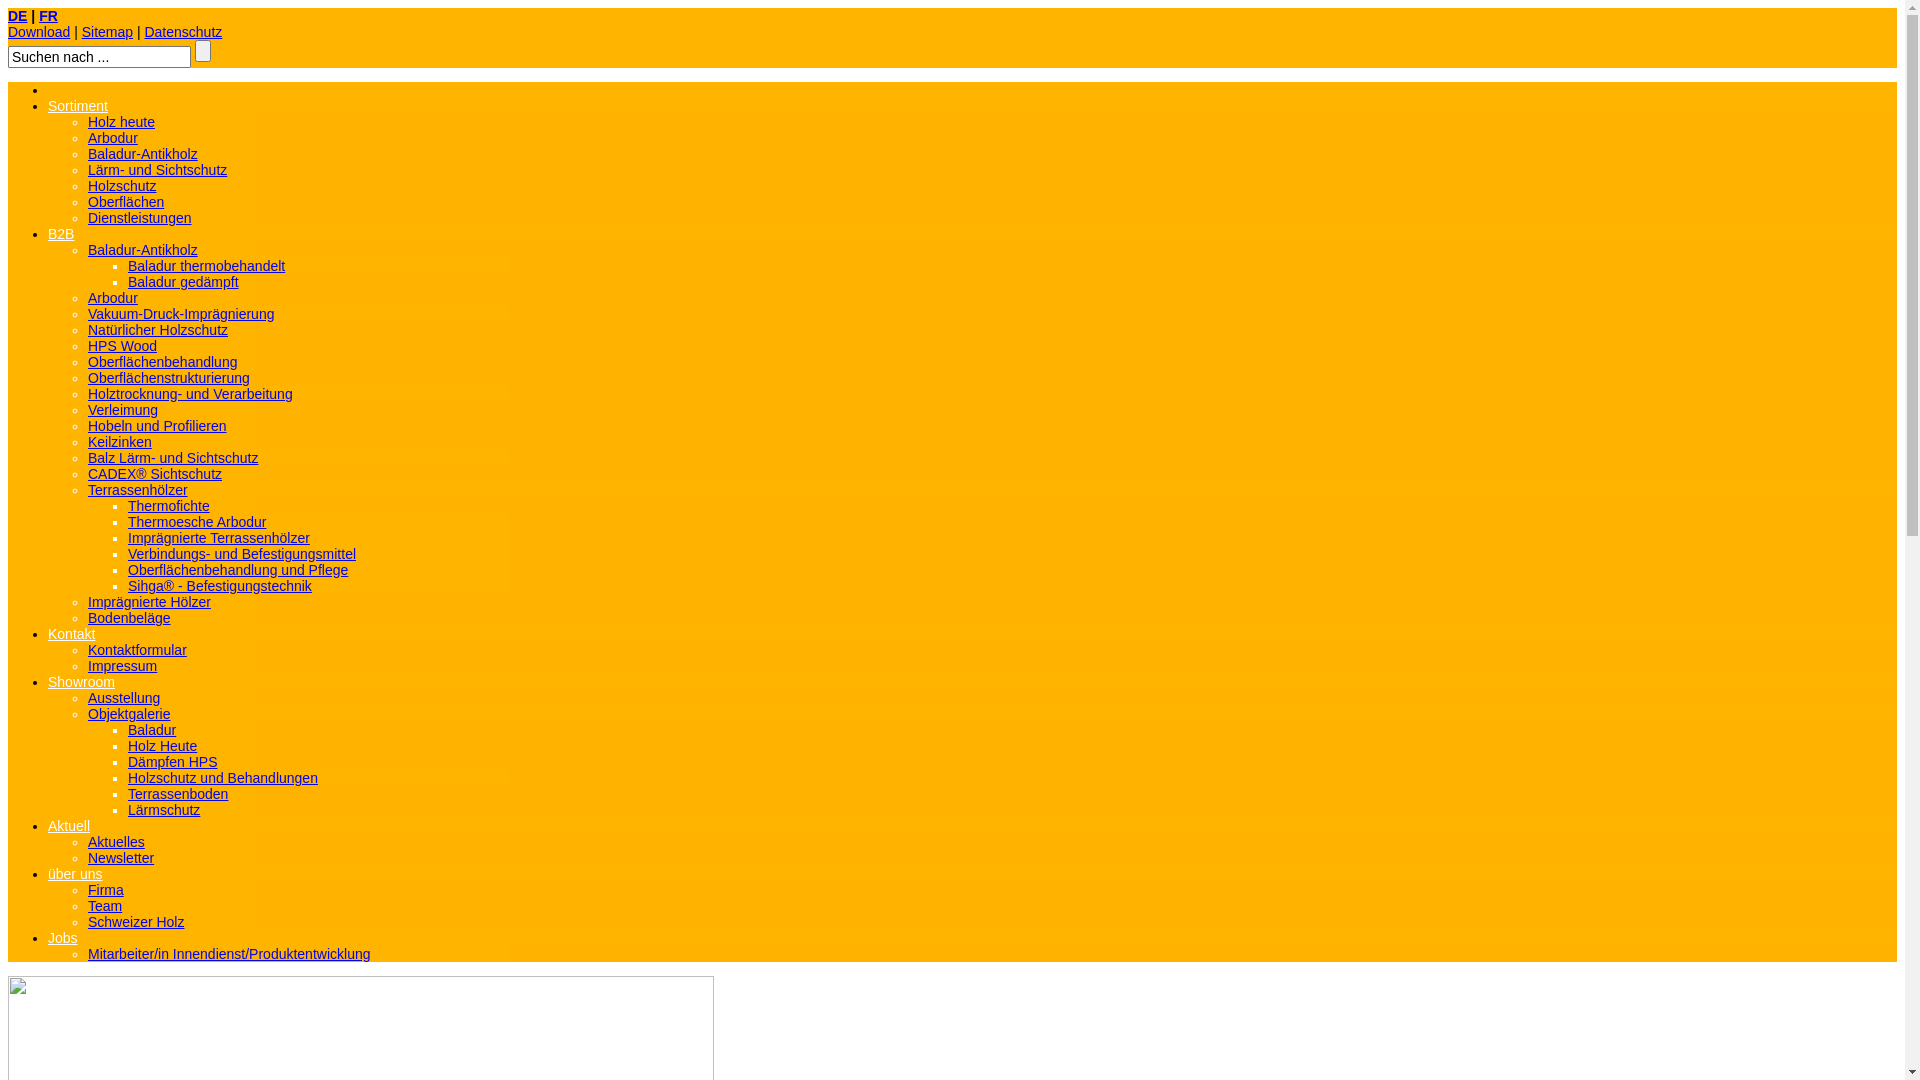 Image resolution: width=1920 pixels, height=1080 pixels. What do you see at coordinates (162, 745) in the screenshot?
I see `'Holz Heute'` at bounding box center [162, 745].